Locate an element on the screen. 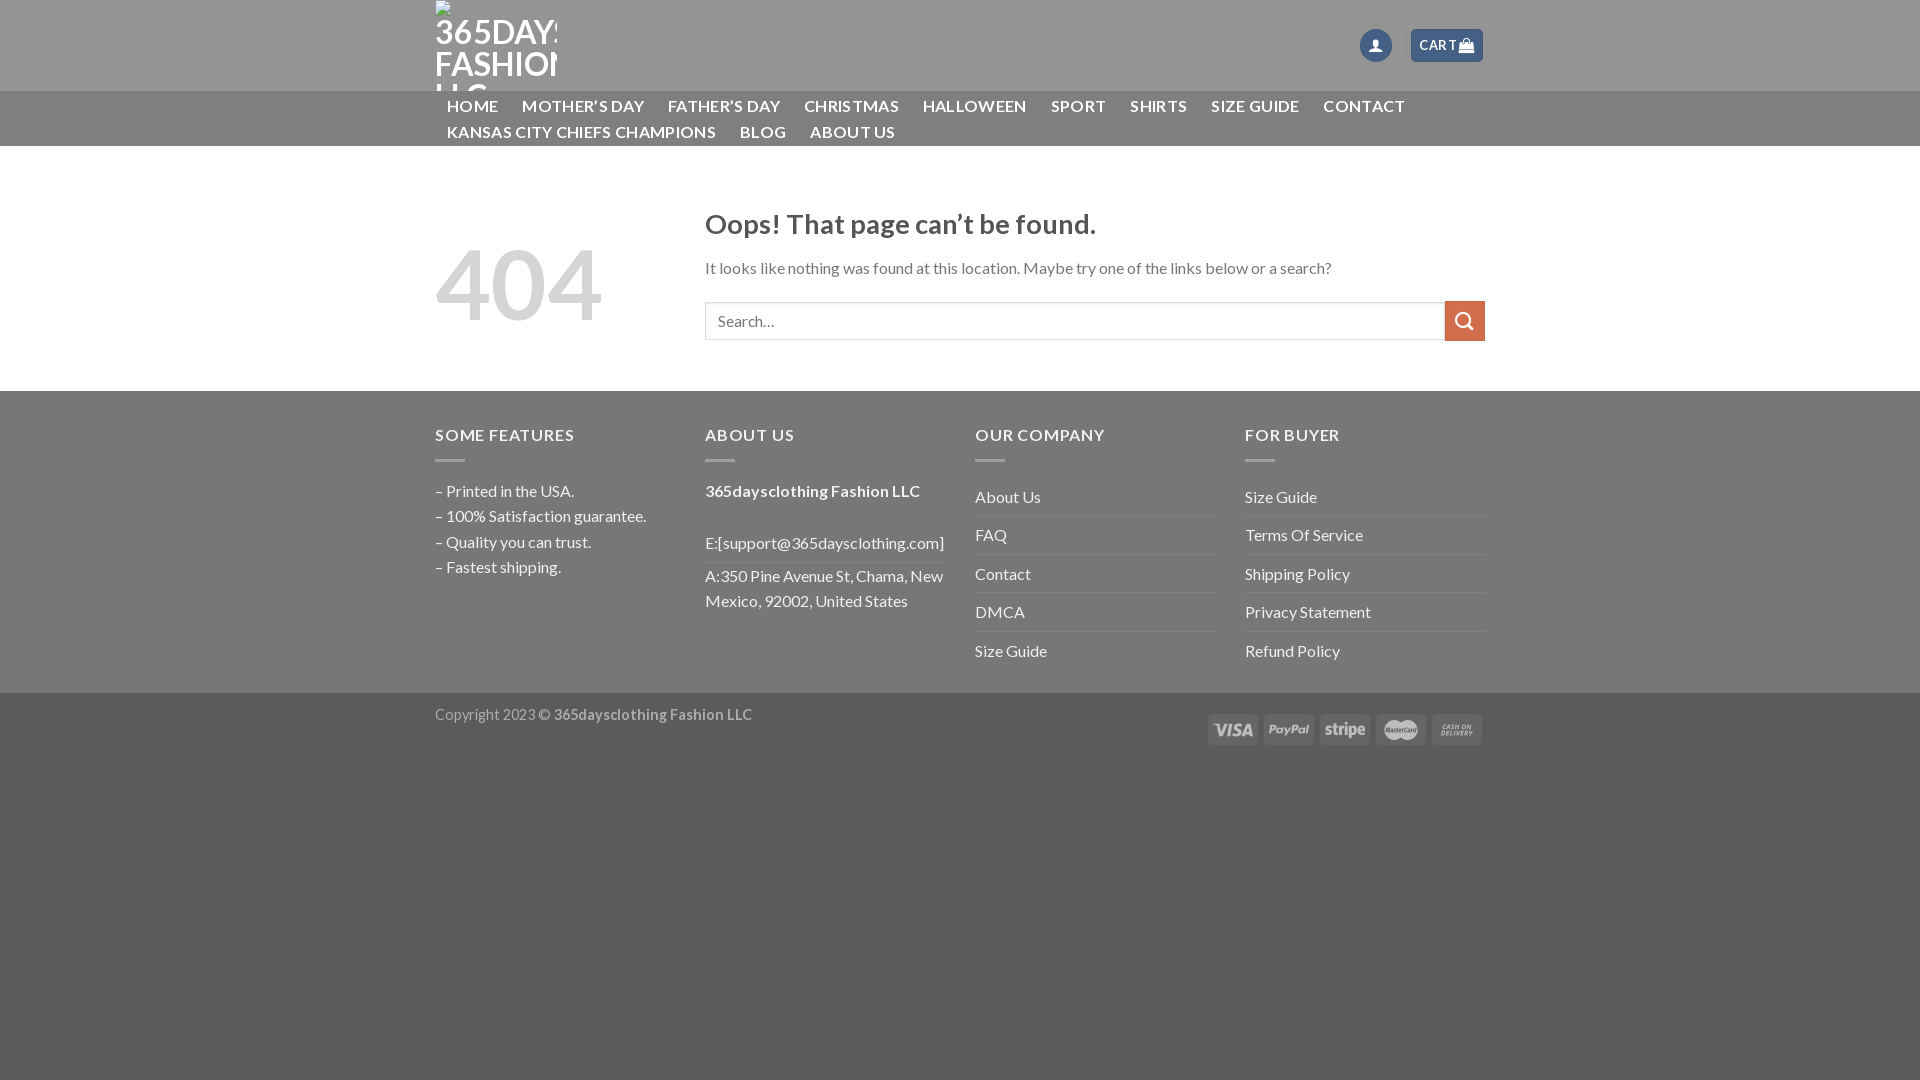  'ABOUT US' is located at coordinates (853, 131).